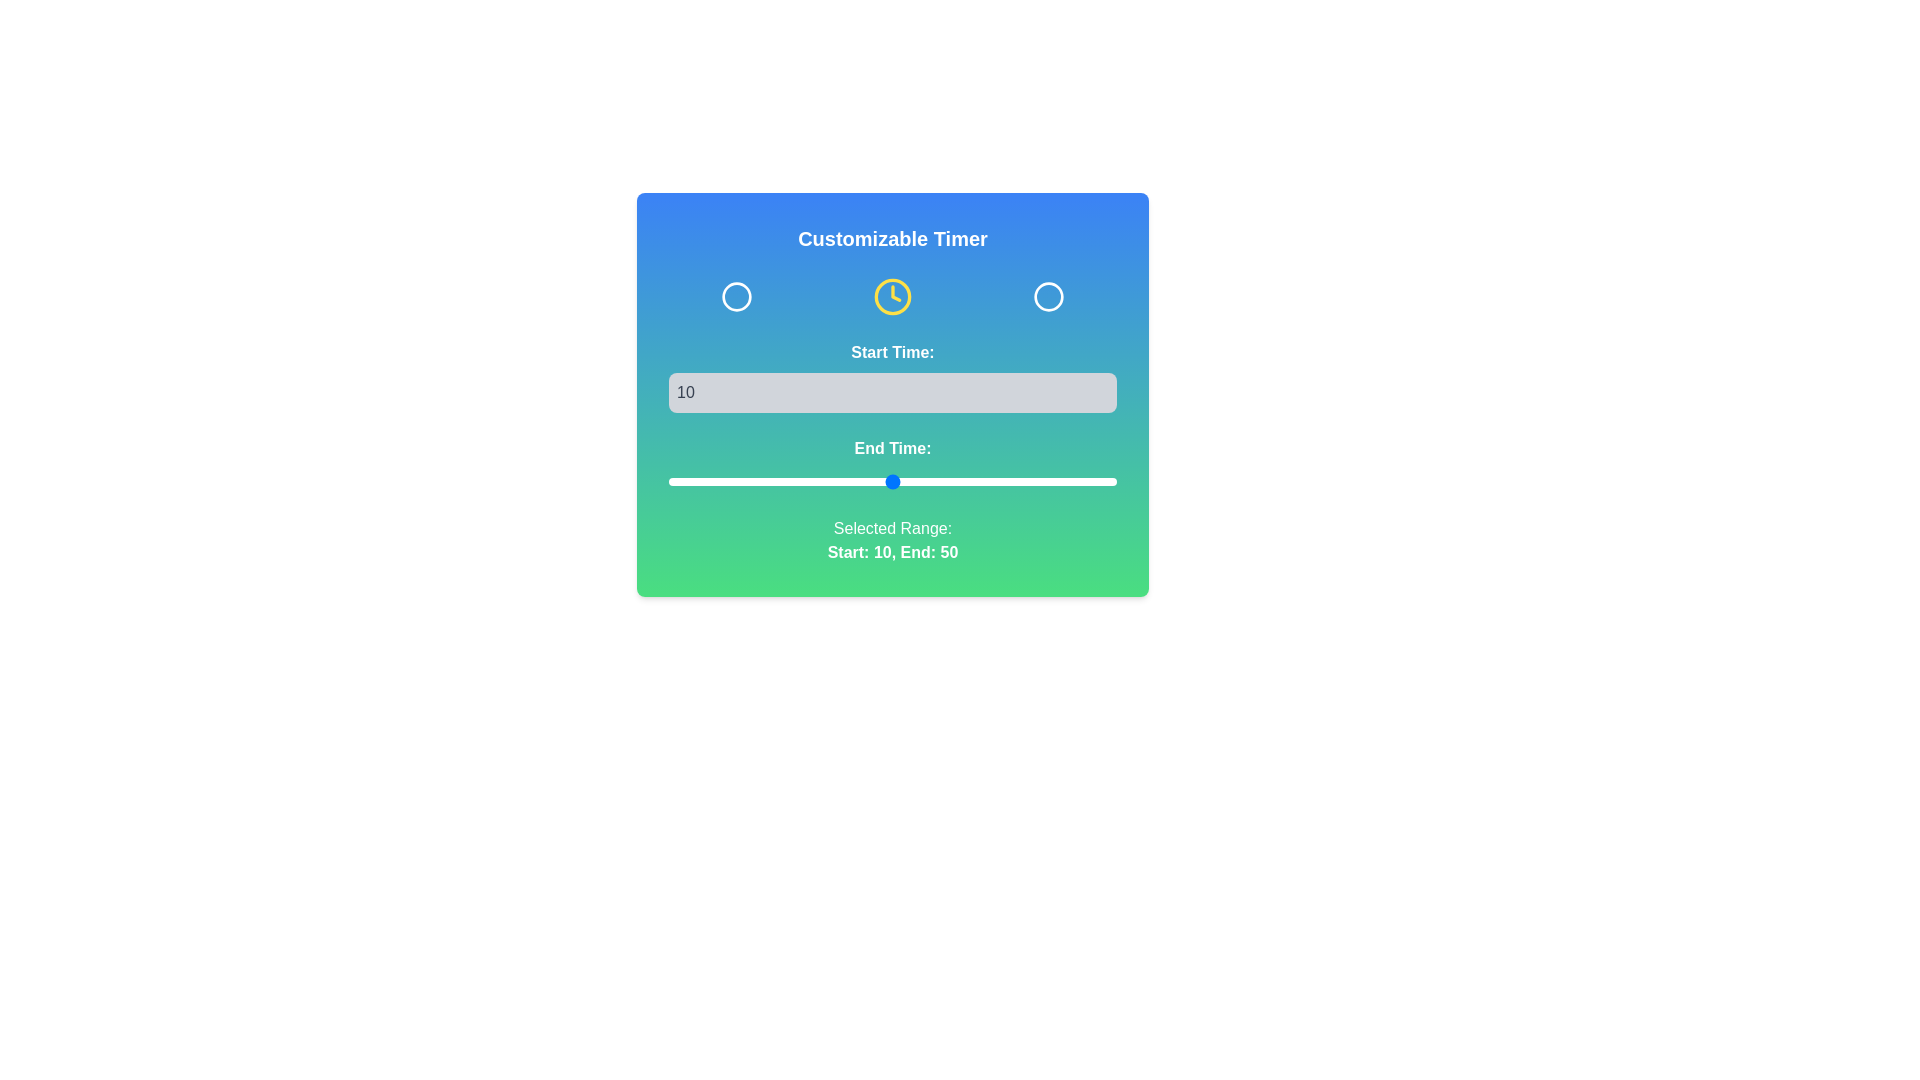 The height and width of the screenshot is (1080, 1920). I want to click on the text label displaying 'Start: 10, End: 50' which is located within the 'Selected Range:' section of the 'Customizable Timer' card, so click(891, 552).